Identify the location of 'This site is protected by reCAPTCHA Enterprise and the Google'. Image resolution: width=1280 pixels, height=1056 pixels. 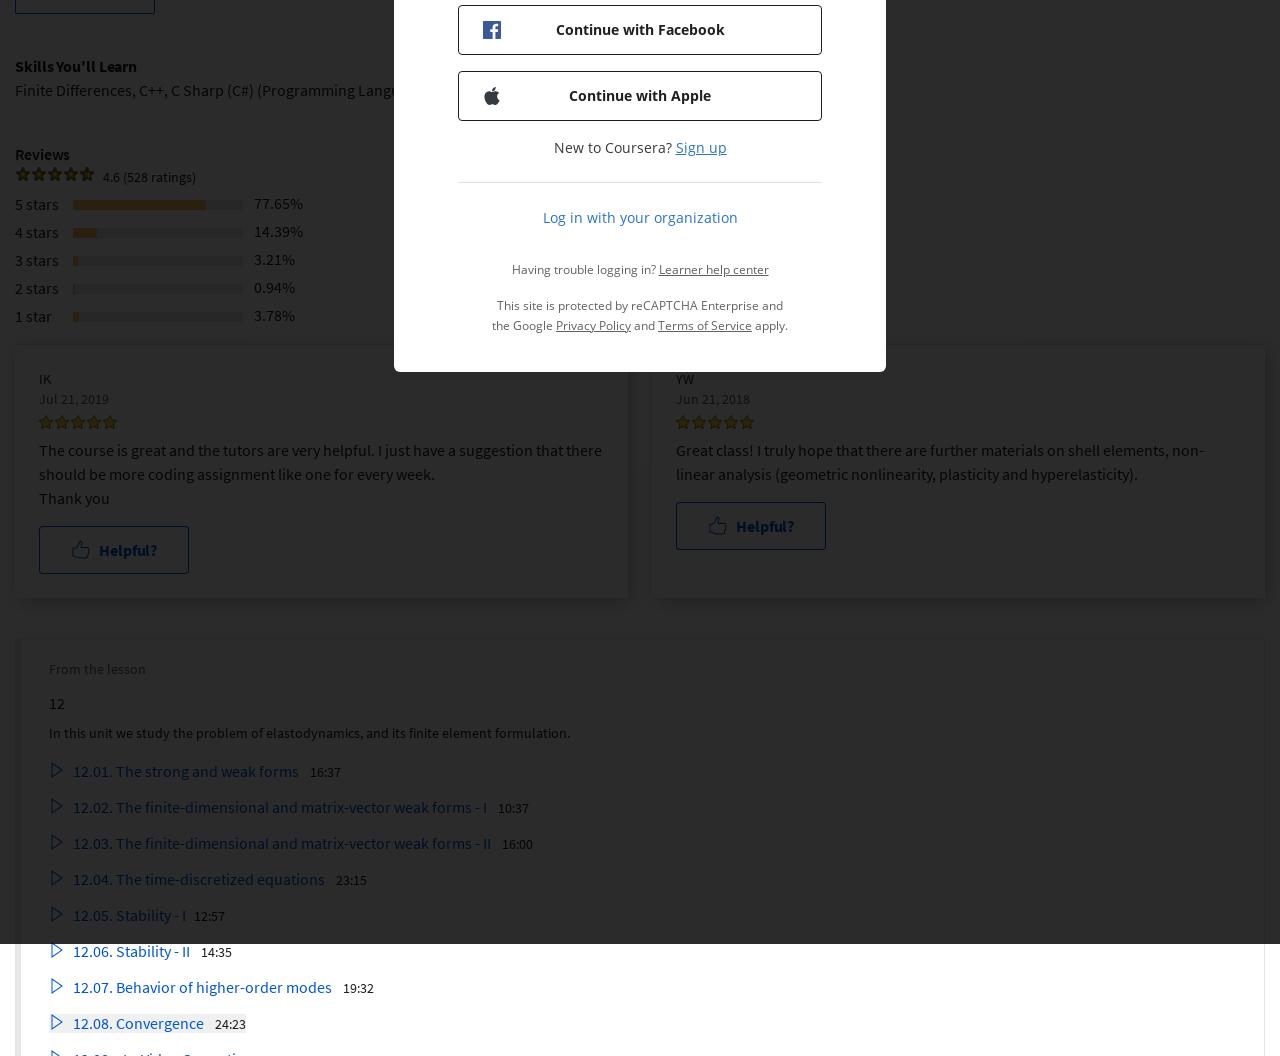
(492, 315).